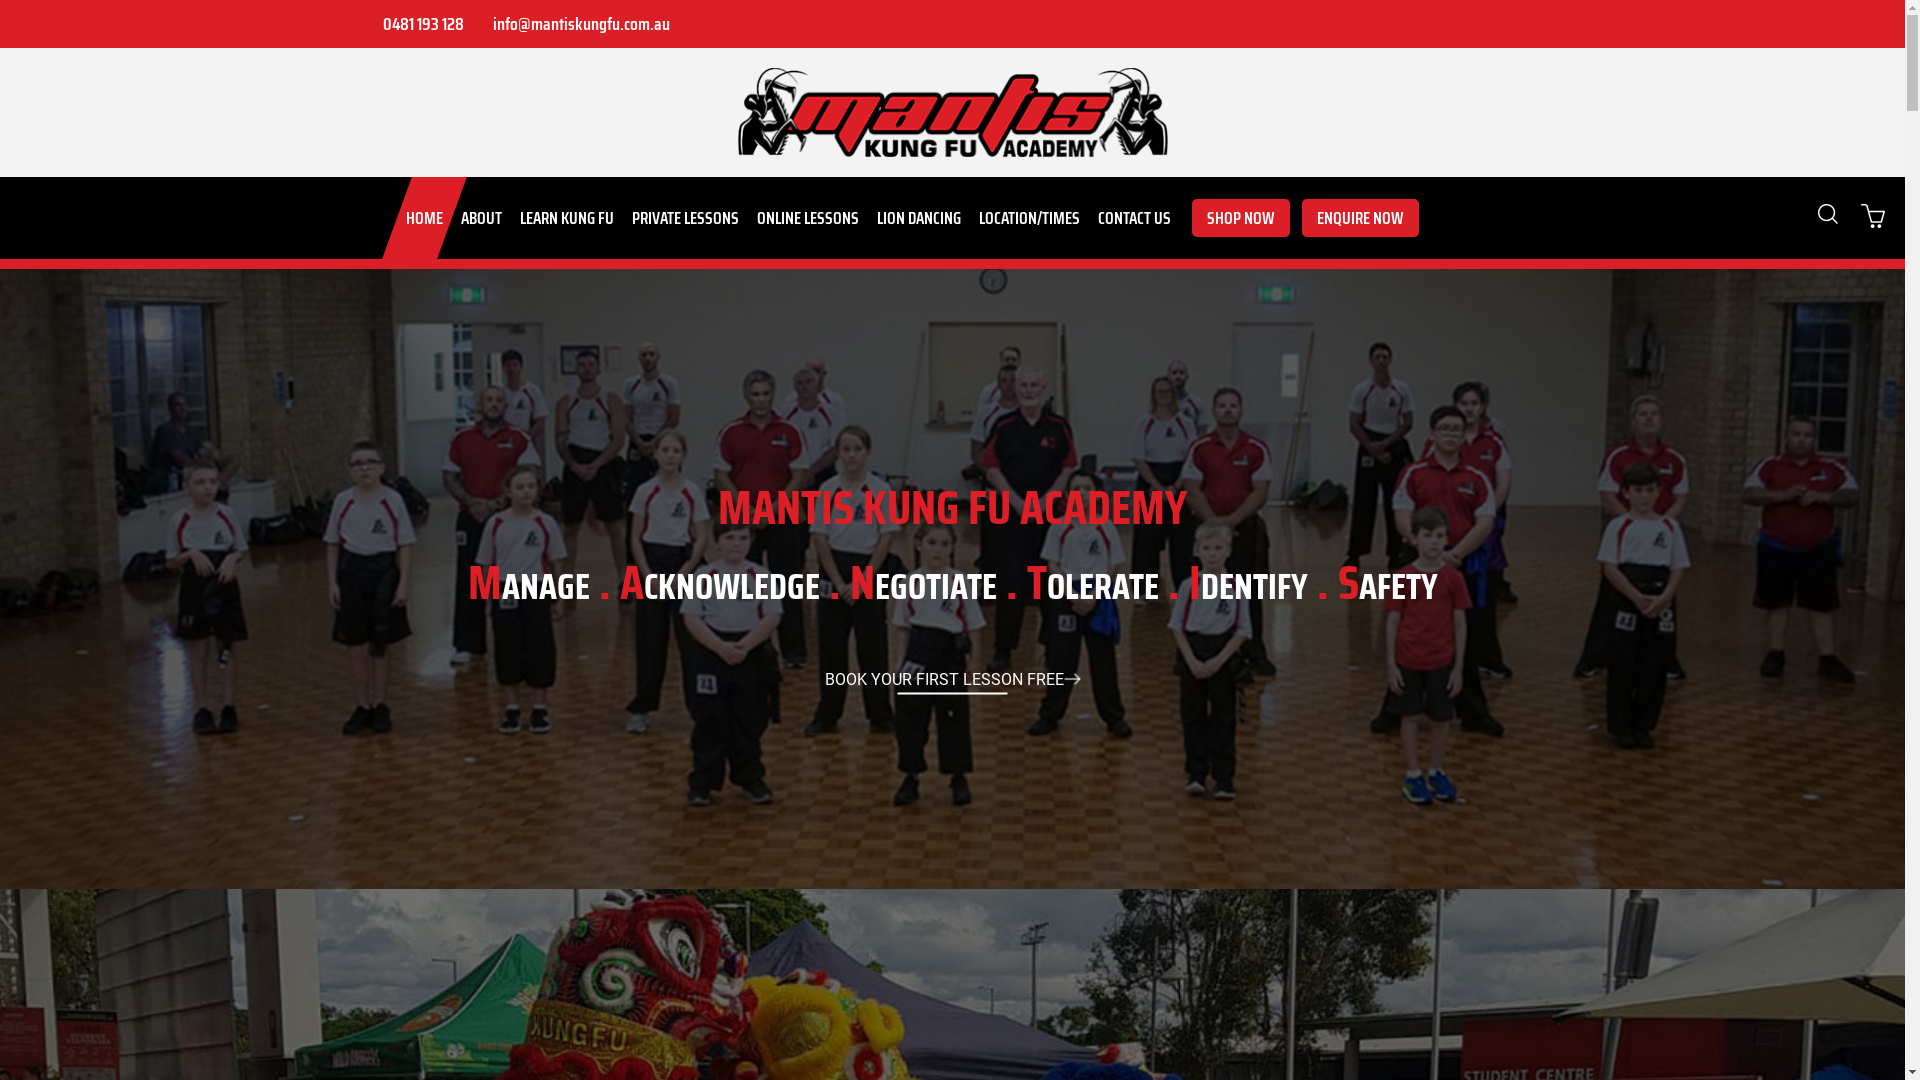 The height and width of the screenshot is (1080, 1920). I want to click on 'ENQUIRE NOW', so click(1360, 218).